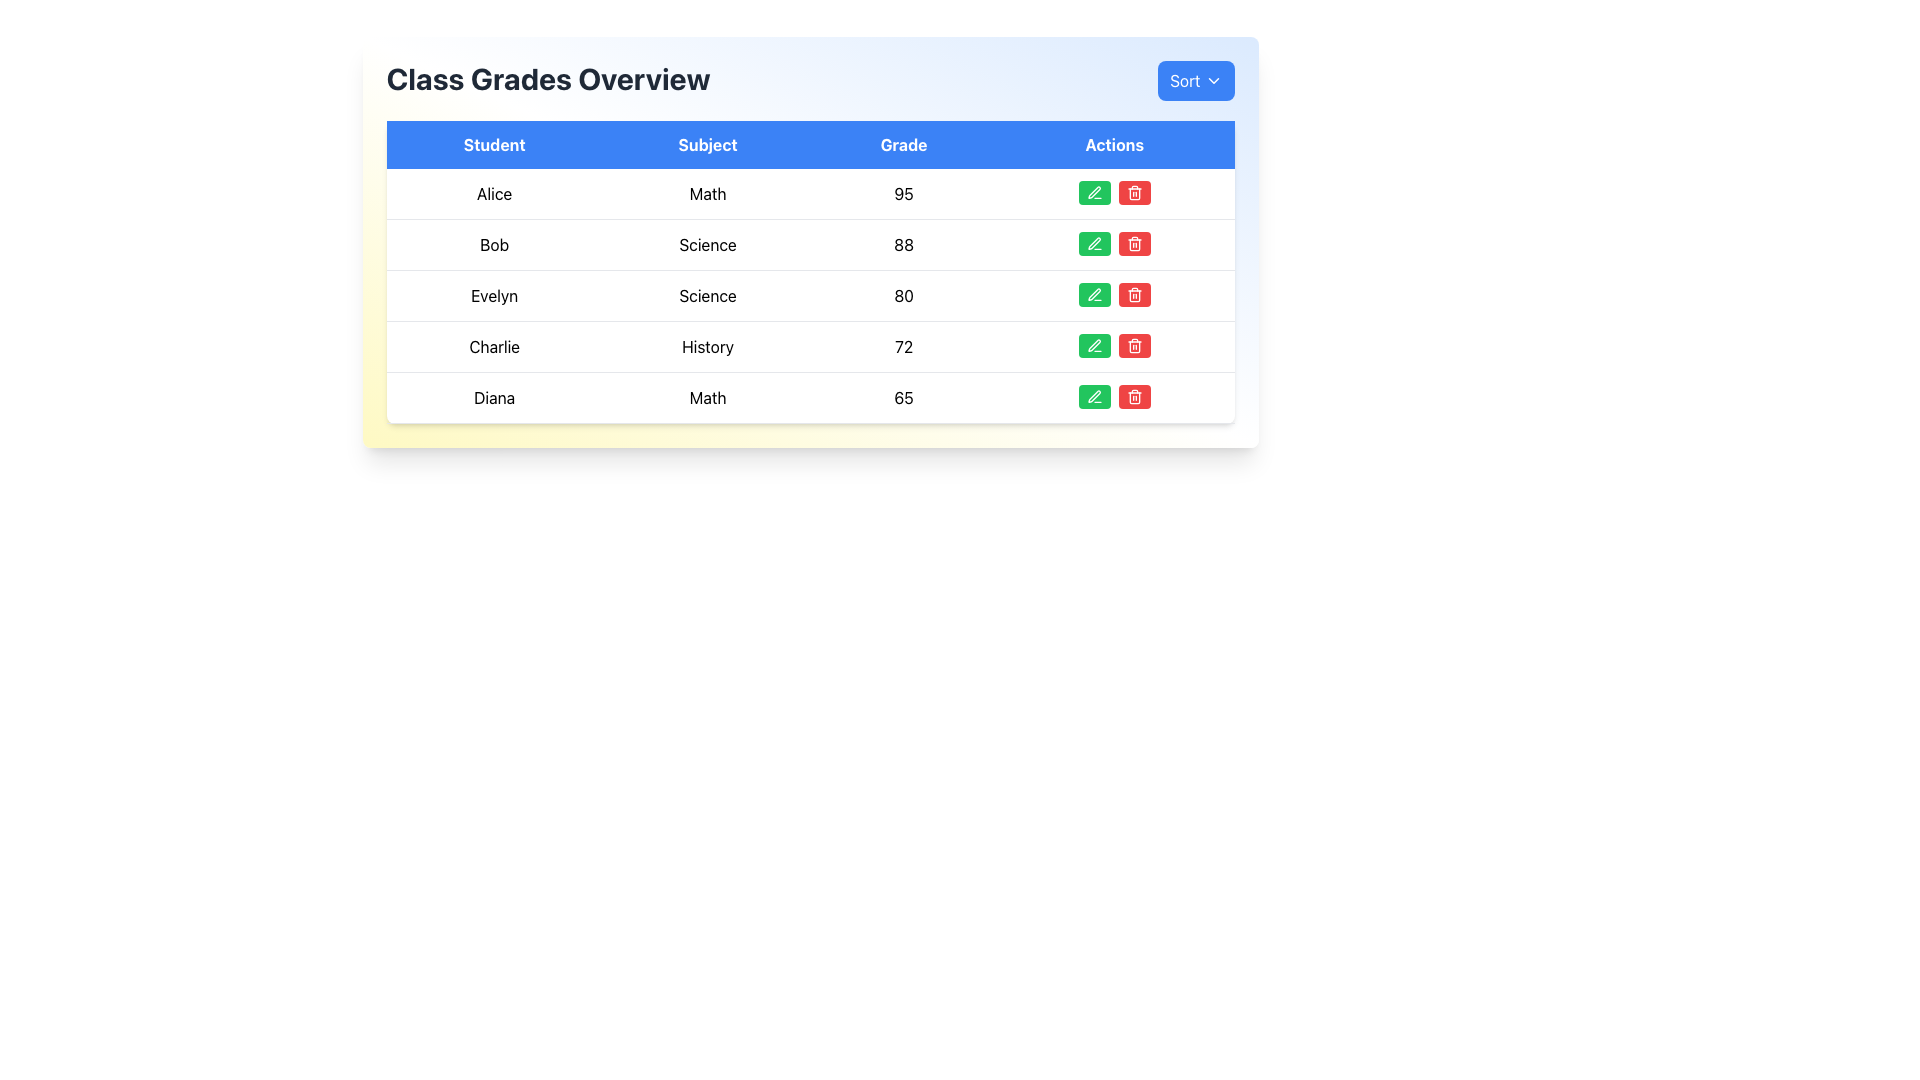 The width and height of the screenshot is (1920, 1080). I want to click on the delete button located in the 'Actions' column of the table row corresponding to 'Bob', so click(1133, 242).